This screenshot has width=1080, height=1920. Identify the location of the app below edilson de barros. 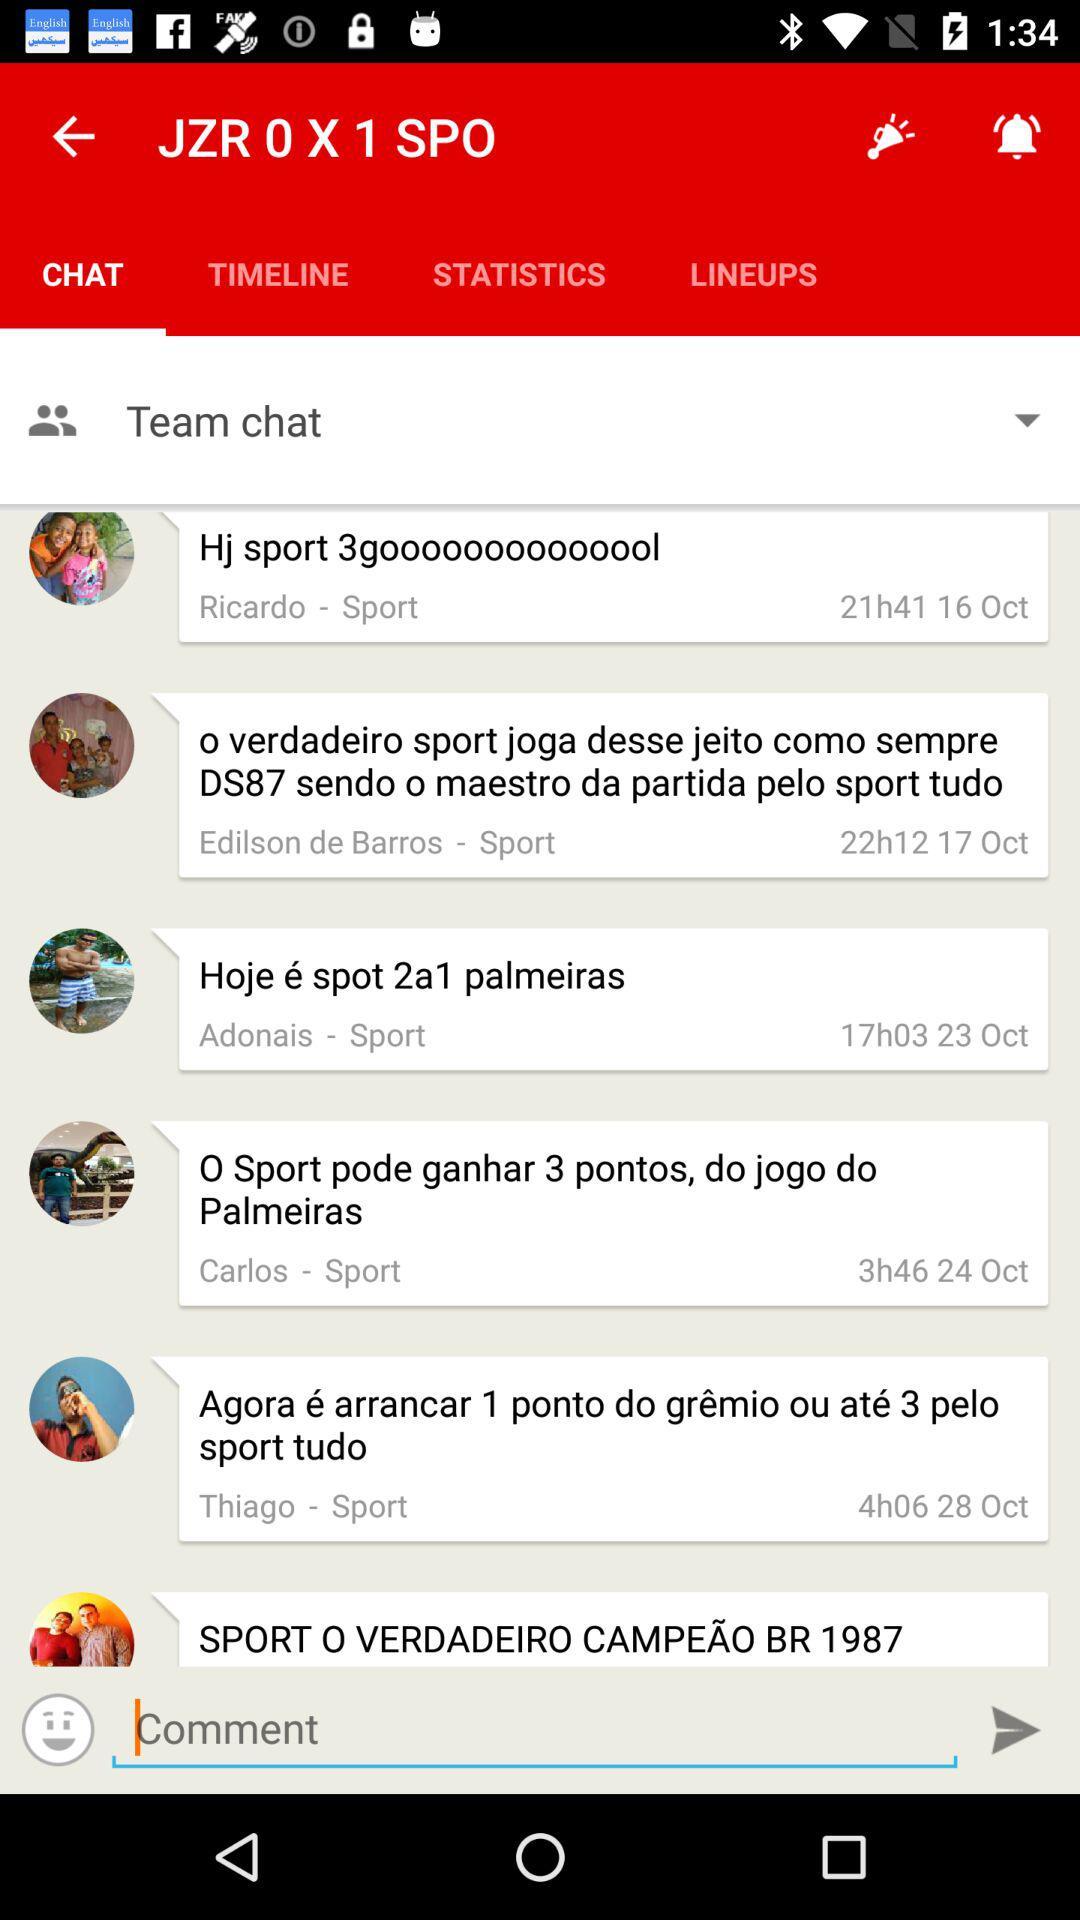
(612, 974).